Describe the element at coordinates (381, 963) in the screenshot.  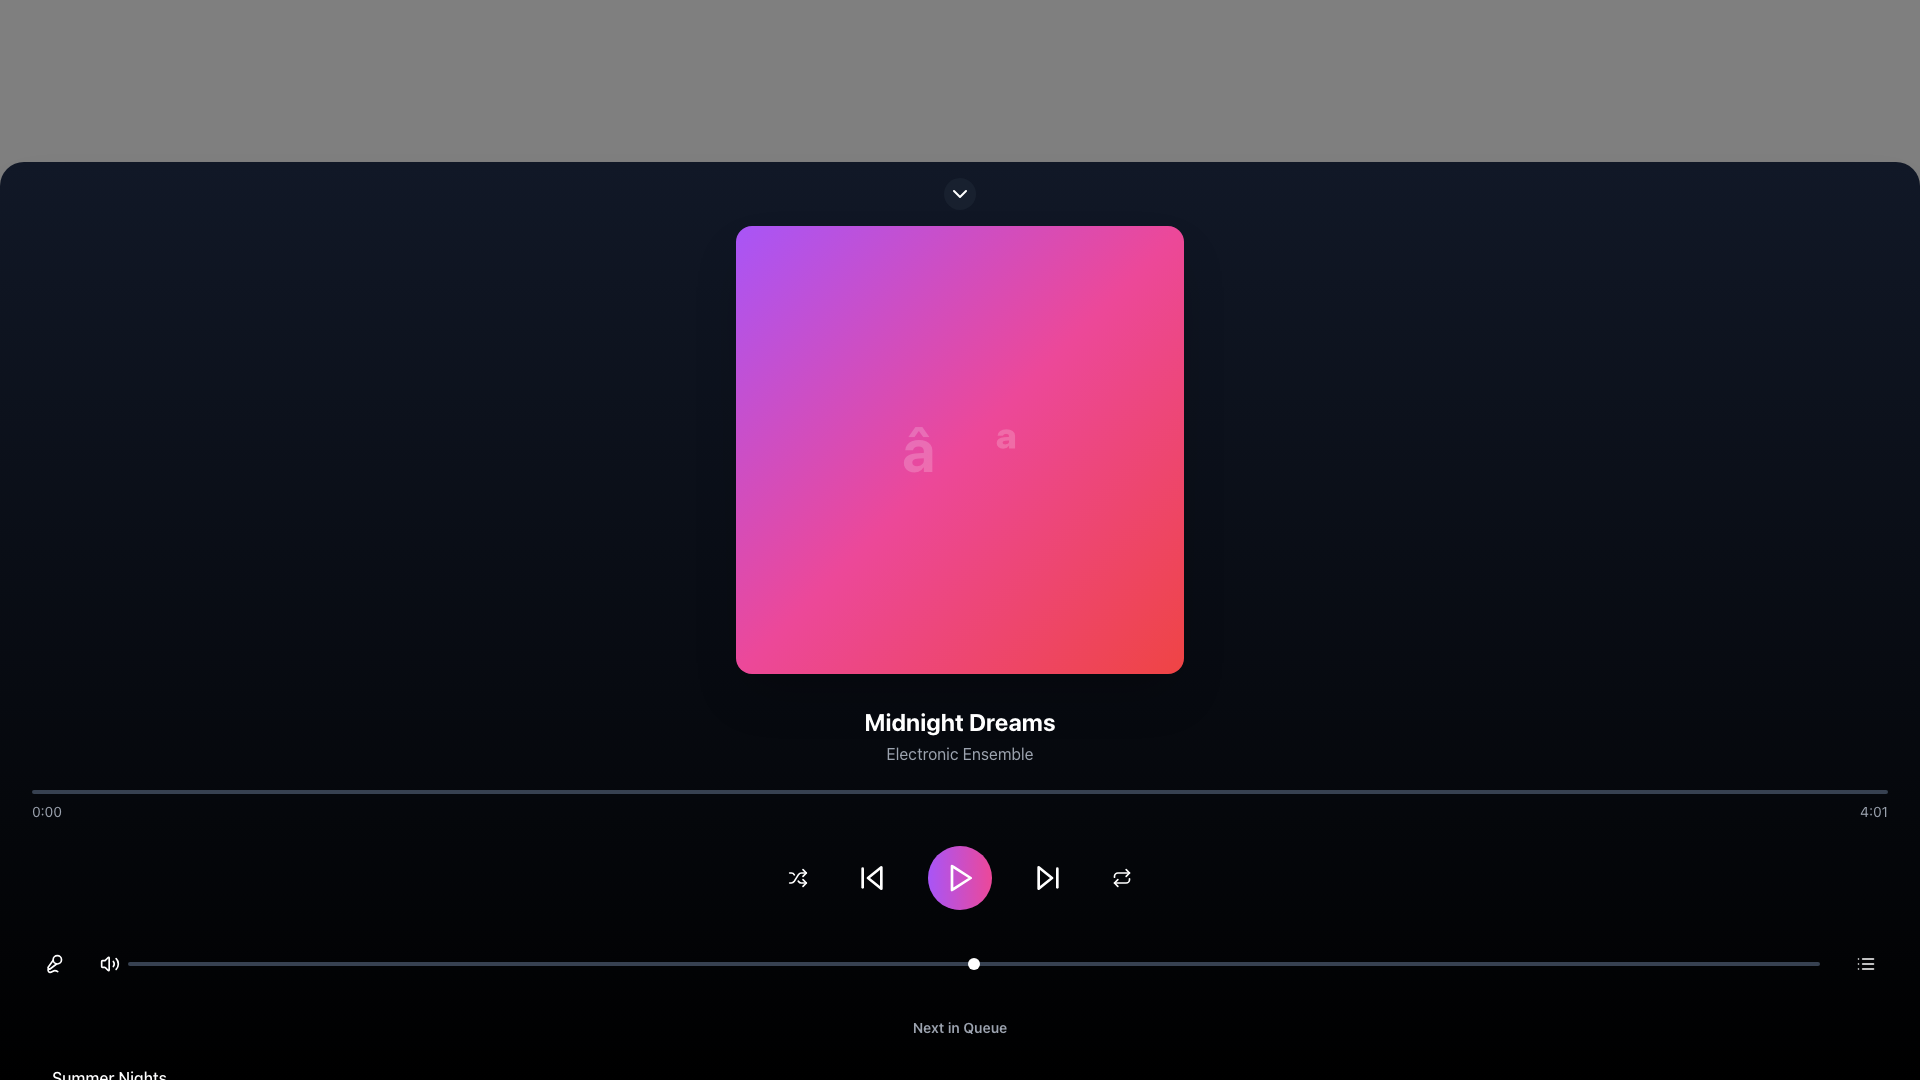
I see `the timeline position` at that location.